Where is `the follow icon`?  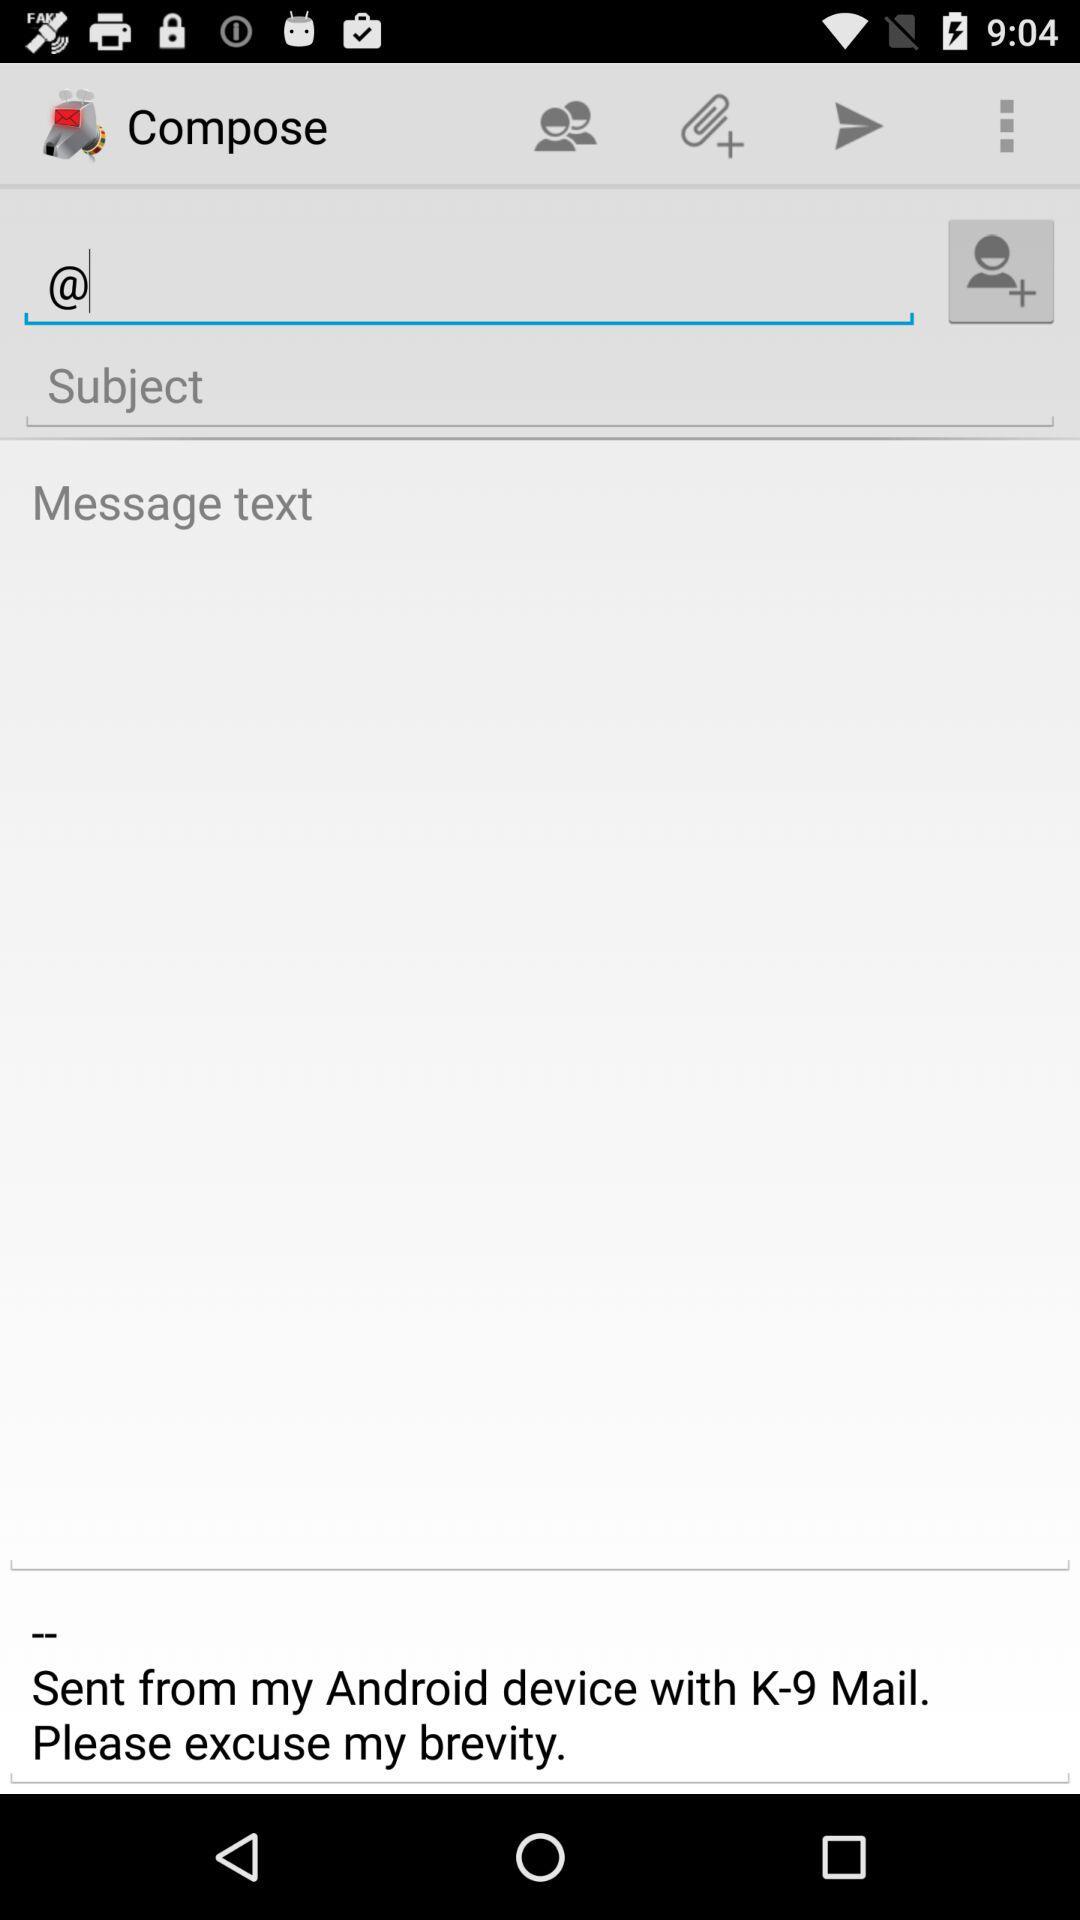
the follow icon is located at coordinates (1001, 288).